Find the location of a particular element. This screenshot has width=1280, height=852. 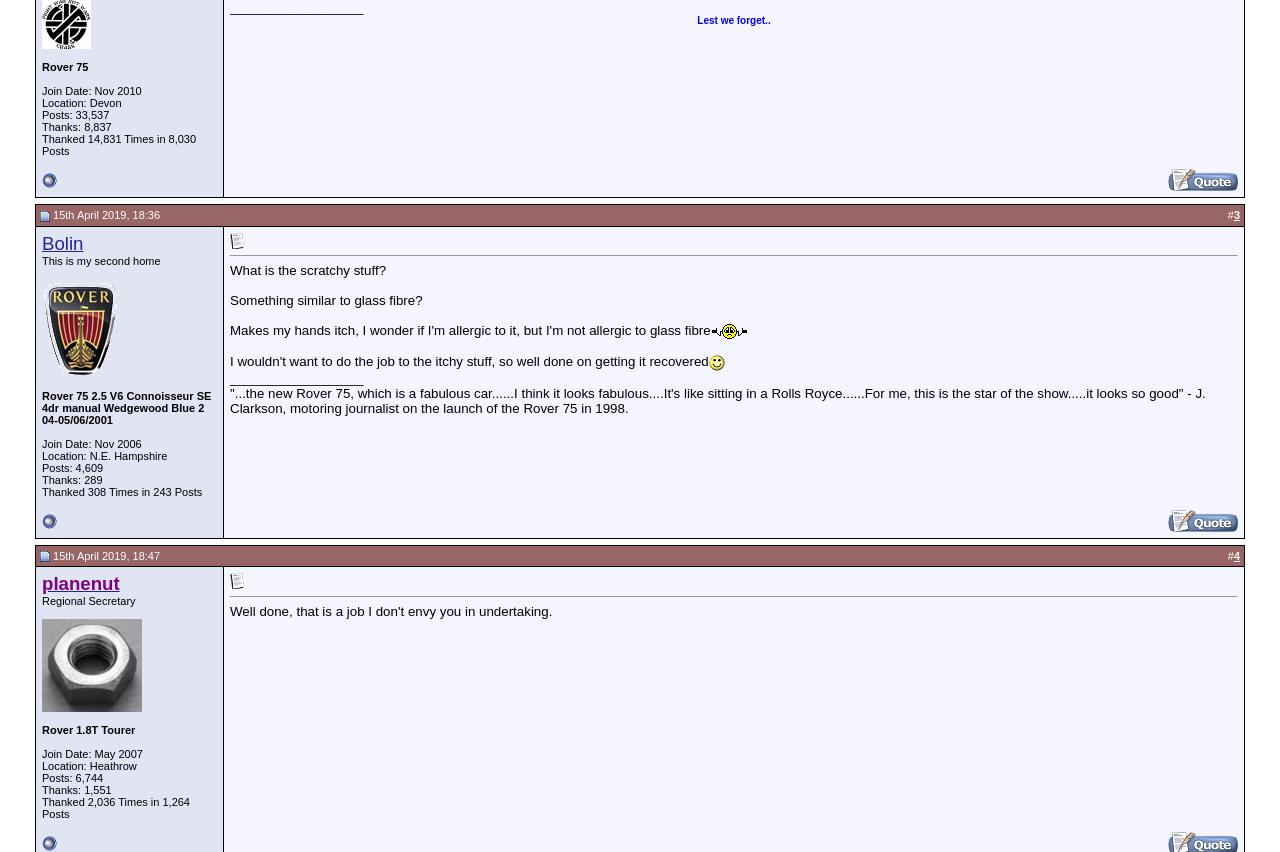

'Rover 1.8T Tourer' is located at coordinates (87, 728).